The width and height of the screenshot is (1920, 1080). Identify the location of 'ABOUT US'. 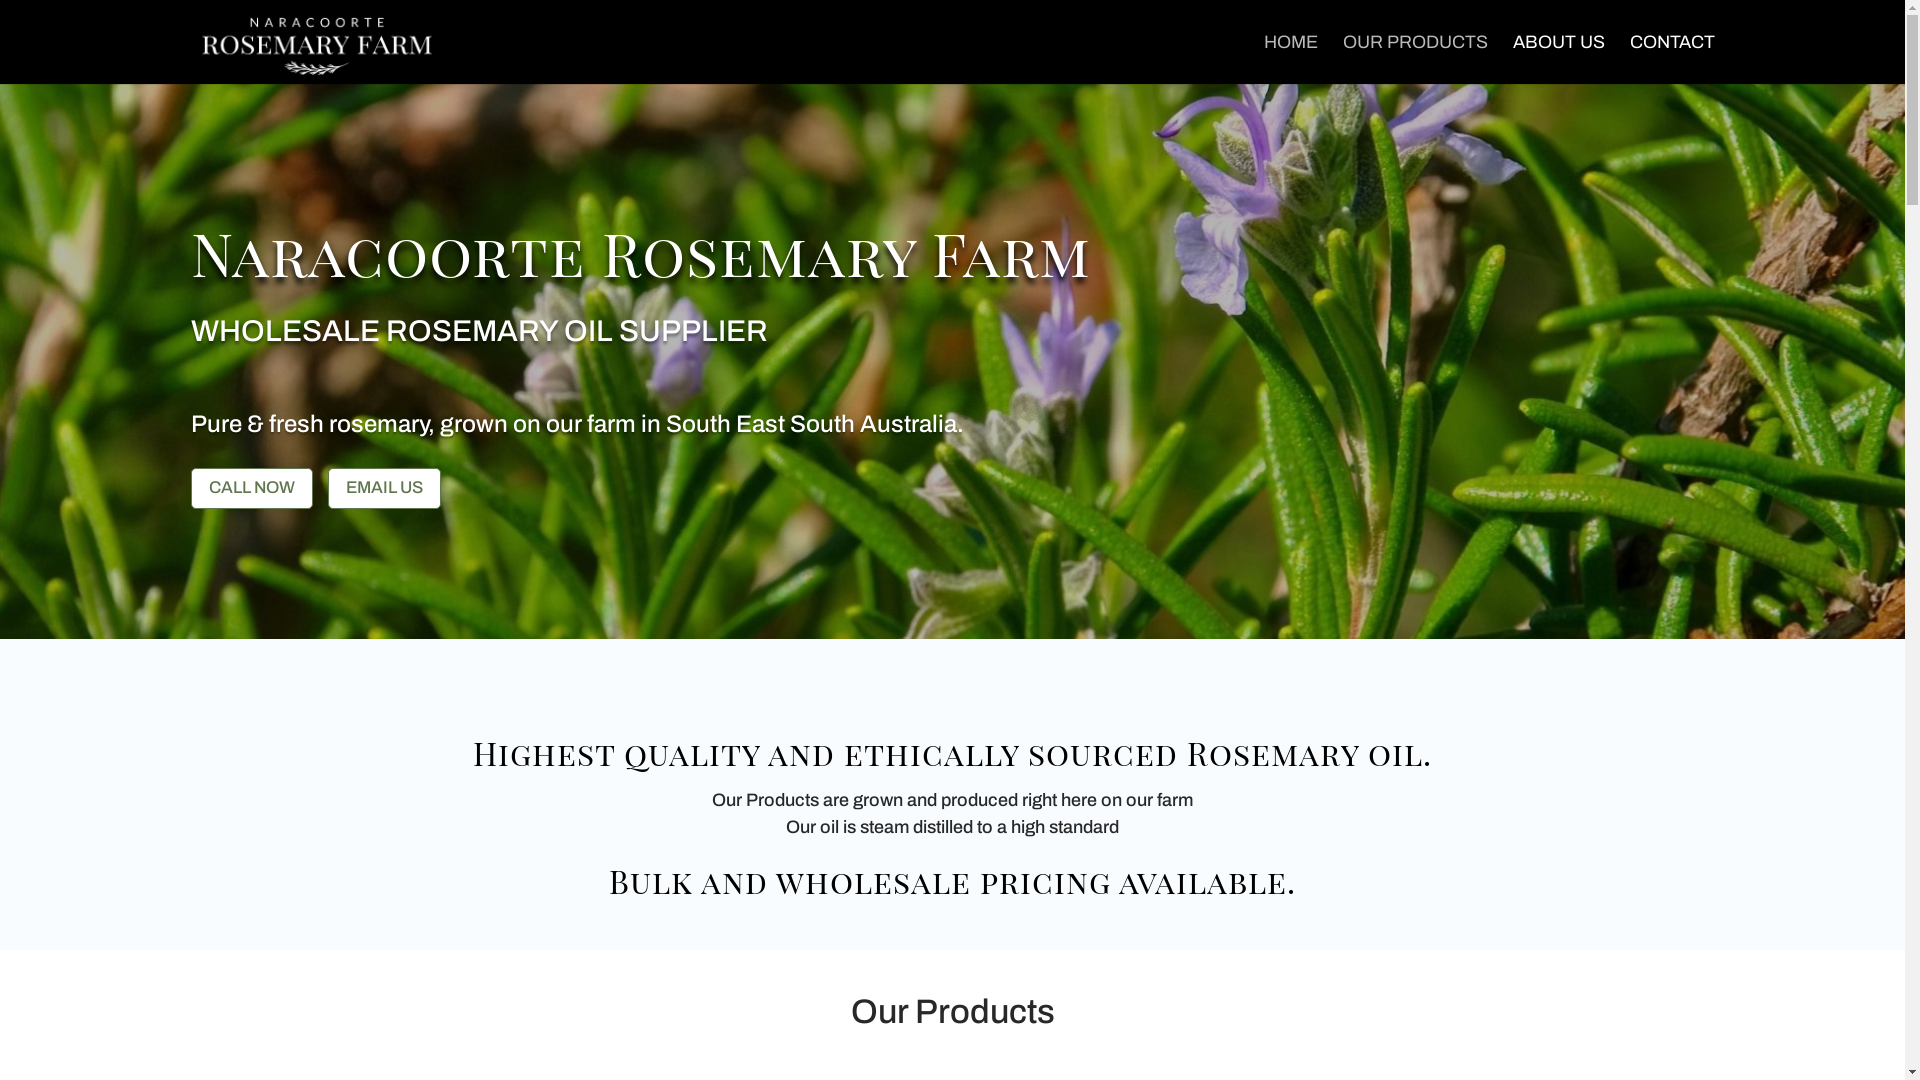
(1557, 56).